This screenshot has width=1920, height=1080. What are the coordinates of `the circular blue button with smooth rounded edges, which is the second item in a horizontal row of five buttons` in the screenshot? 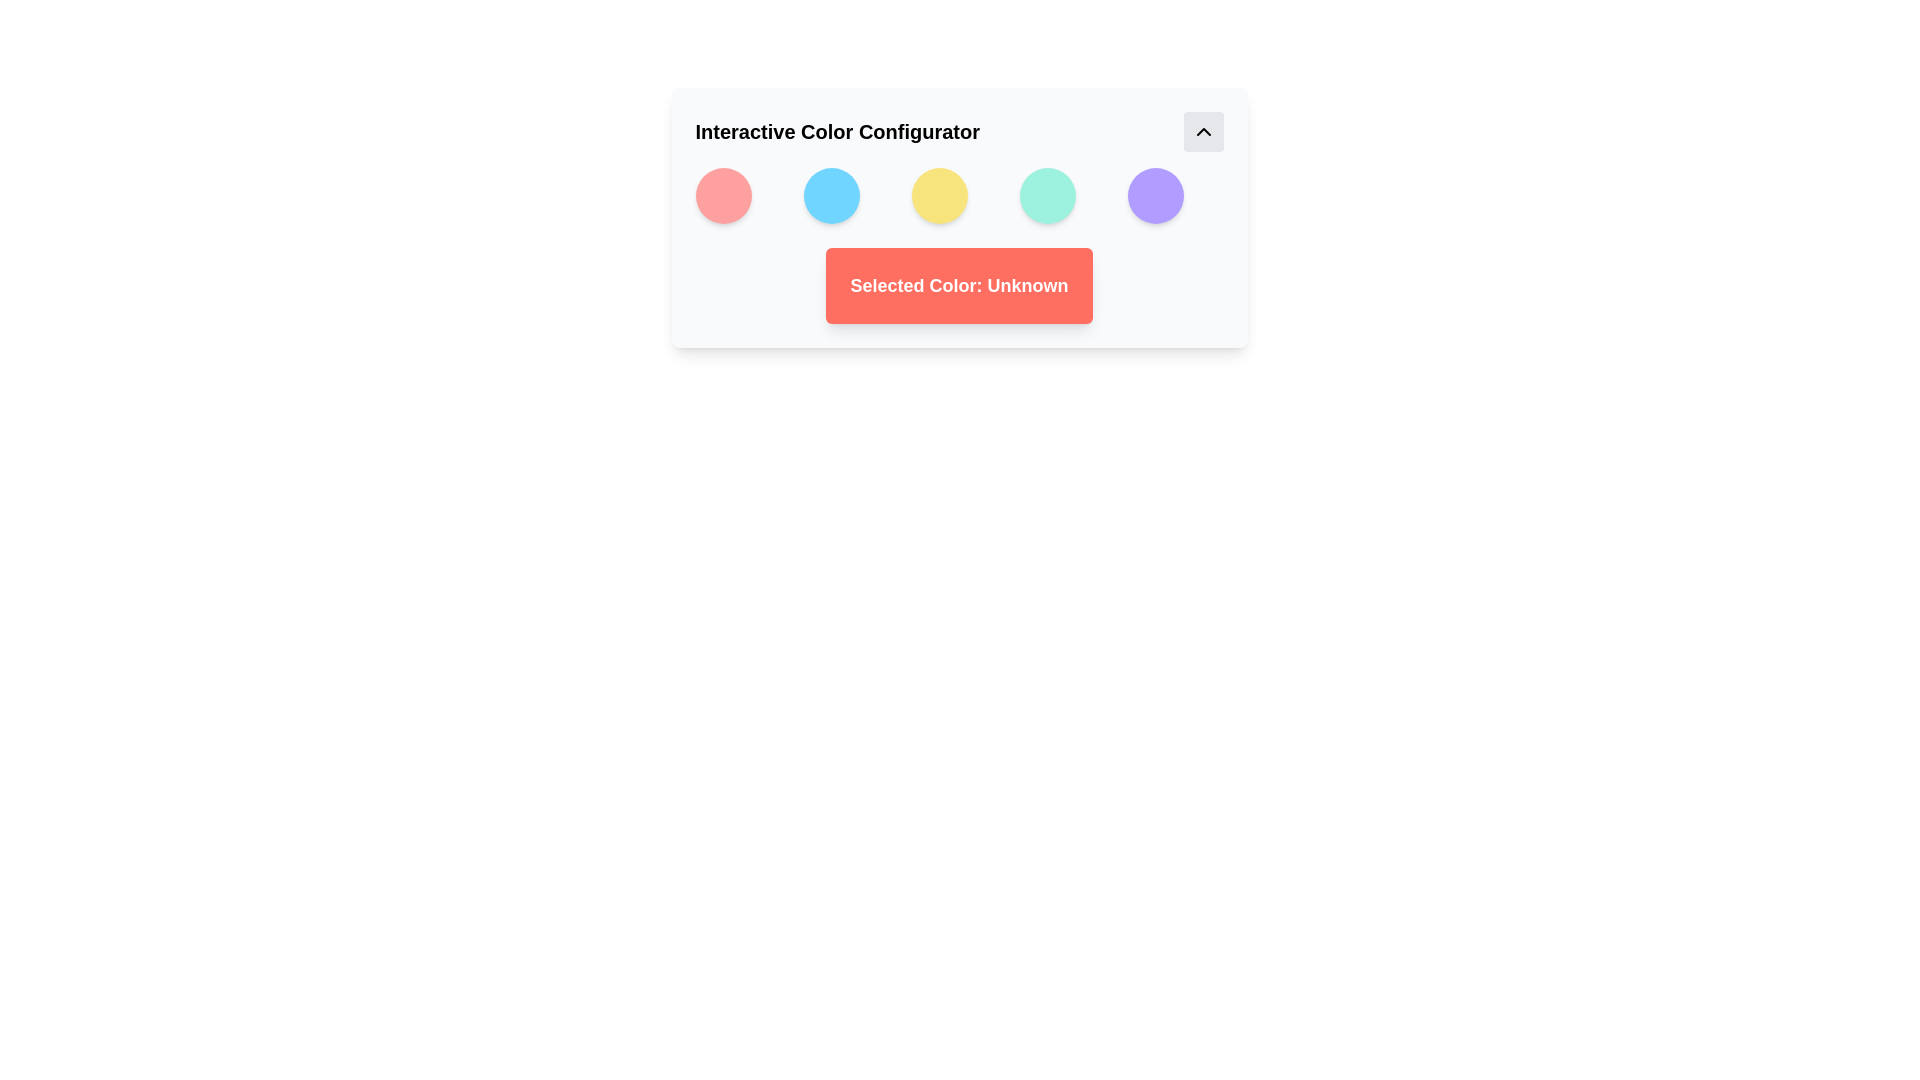 It's located at (831, 196).